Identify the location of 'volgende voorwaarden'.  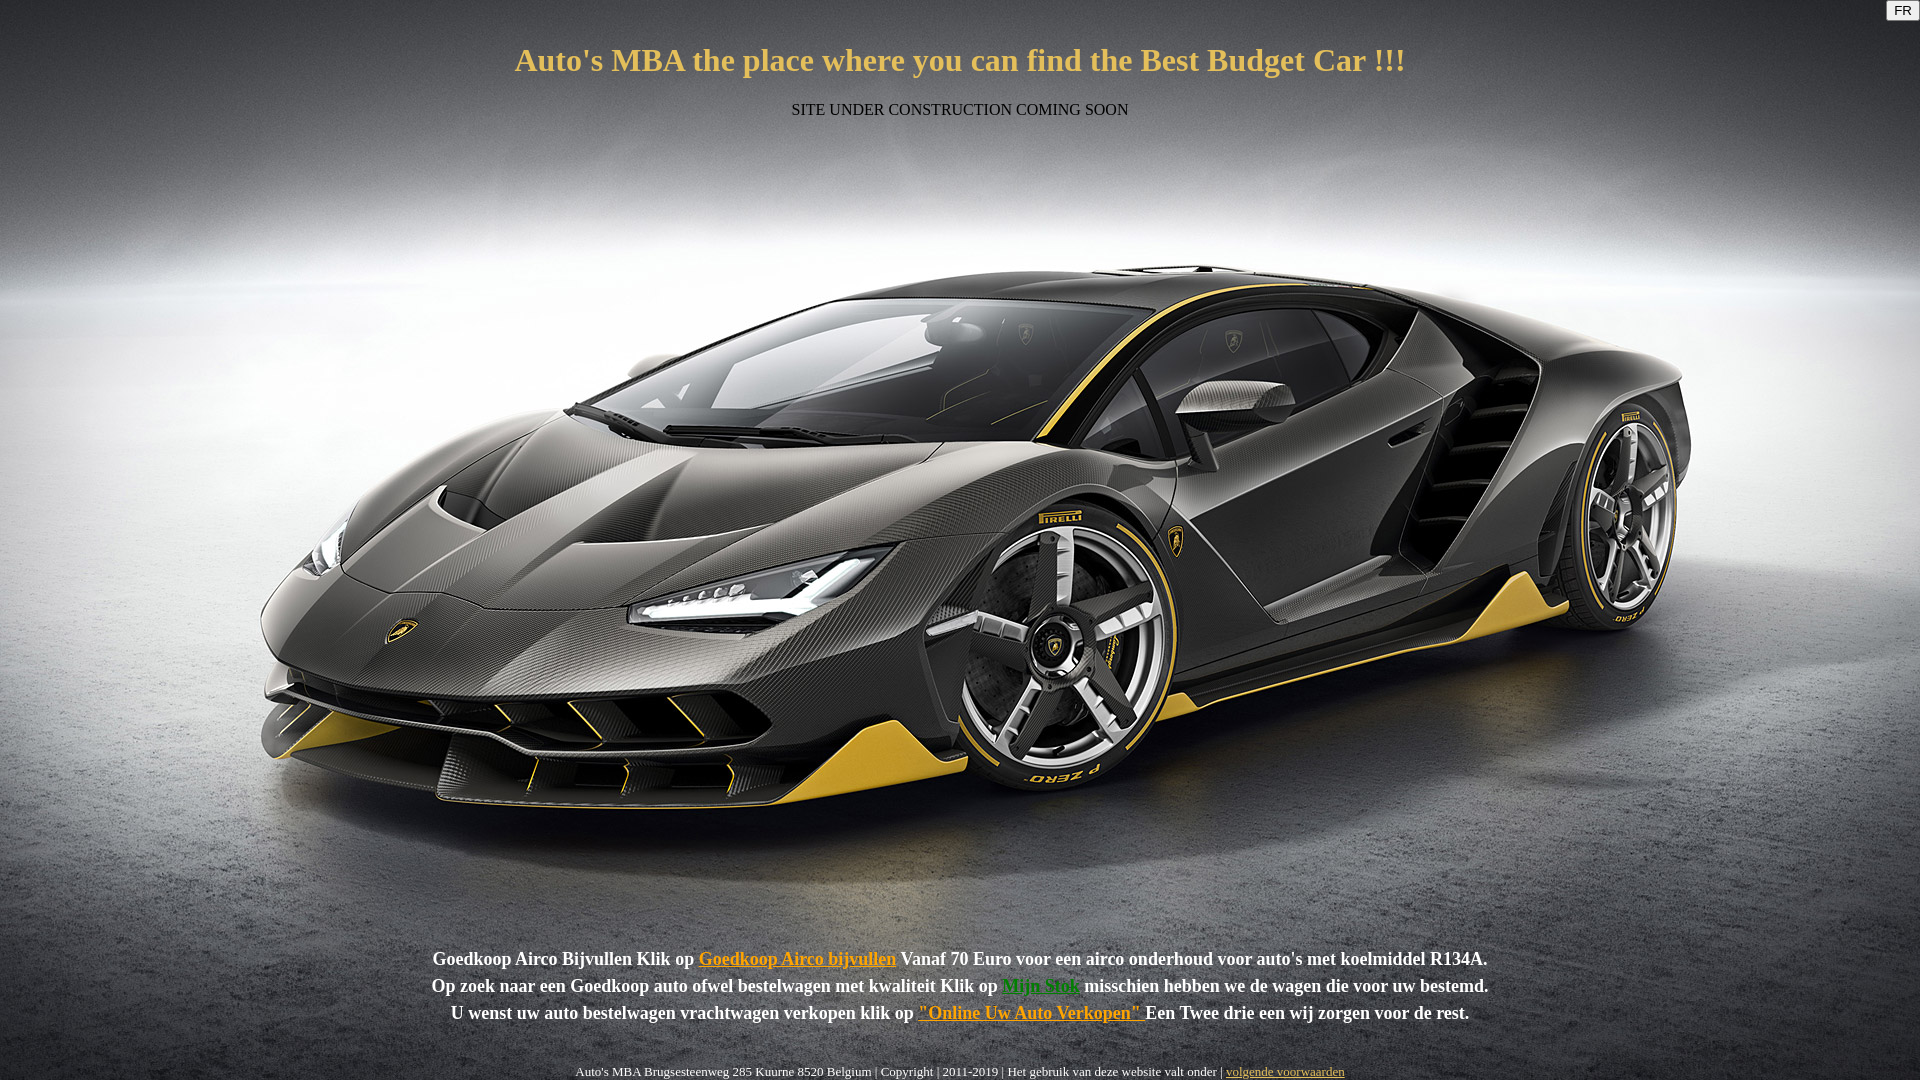
(1285, 1070).